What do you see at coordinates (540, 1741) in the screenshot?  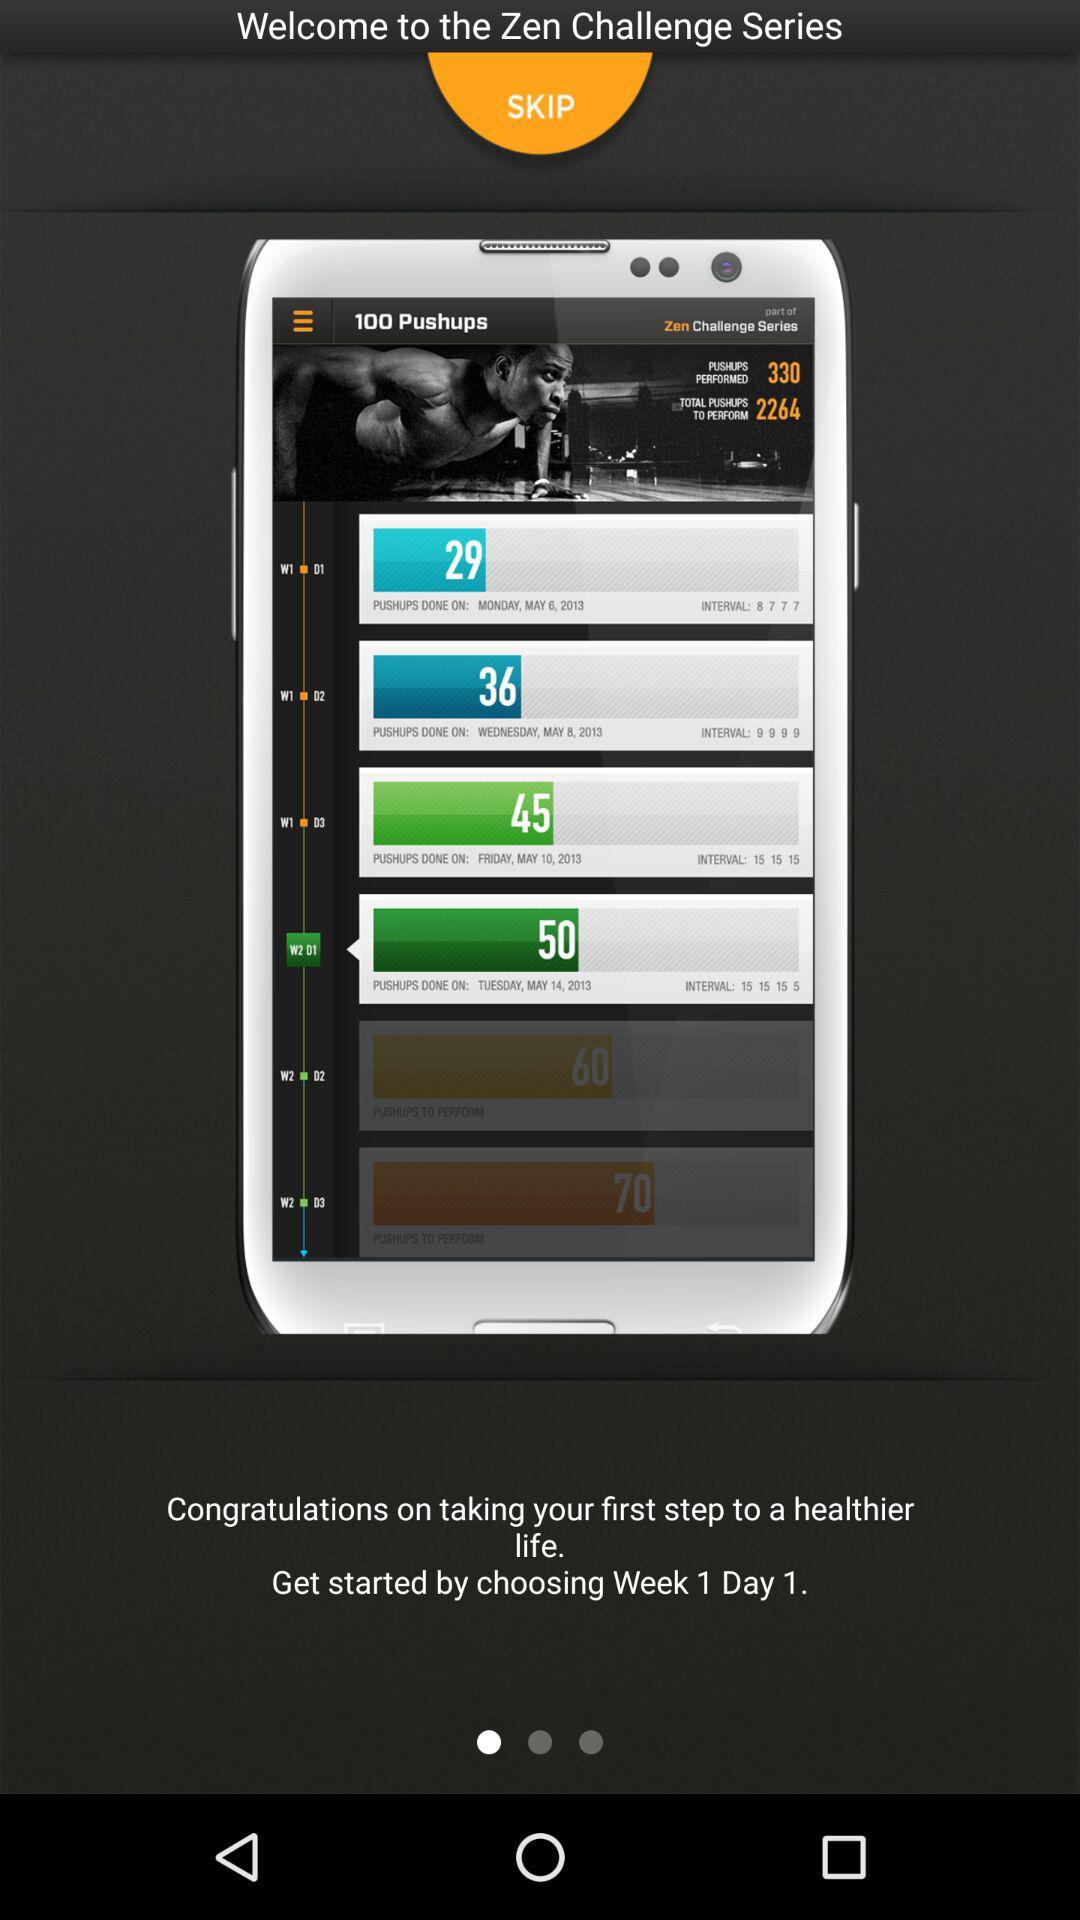 I see `second slide/image` at bounding box center [540, 1741].